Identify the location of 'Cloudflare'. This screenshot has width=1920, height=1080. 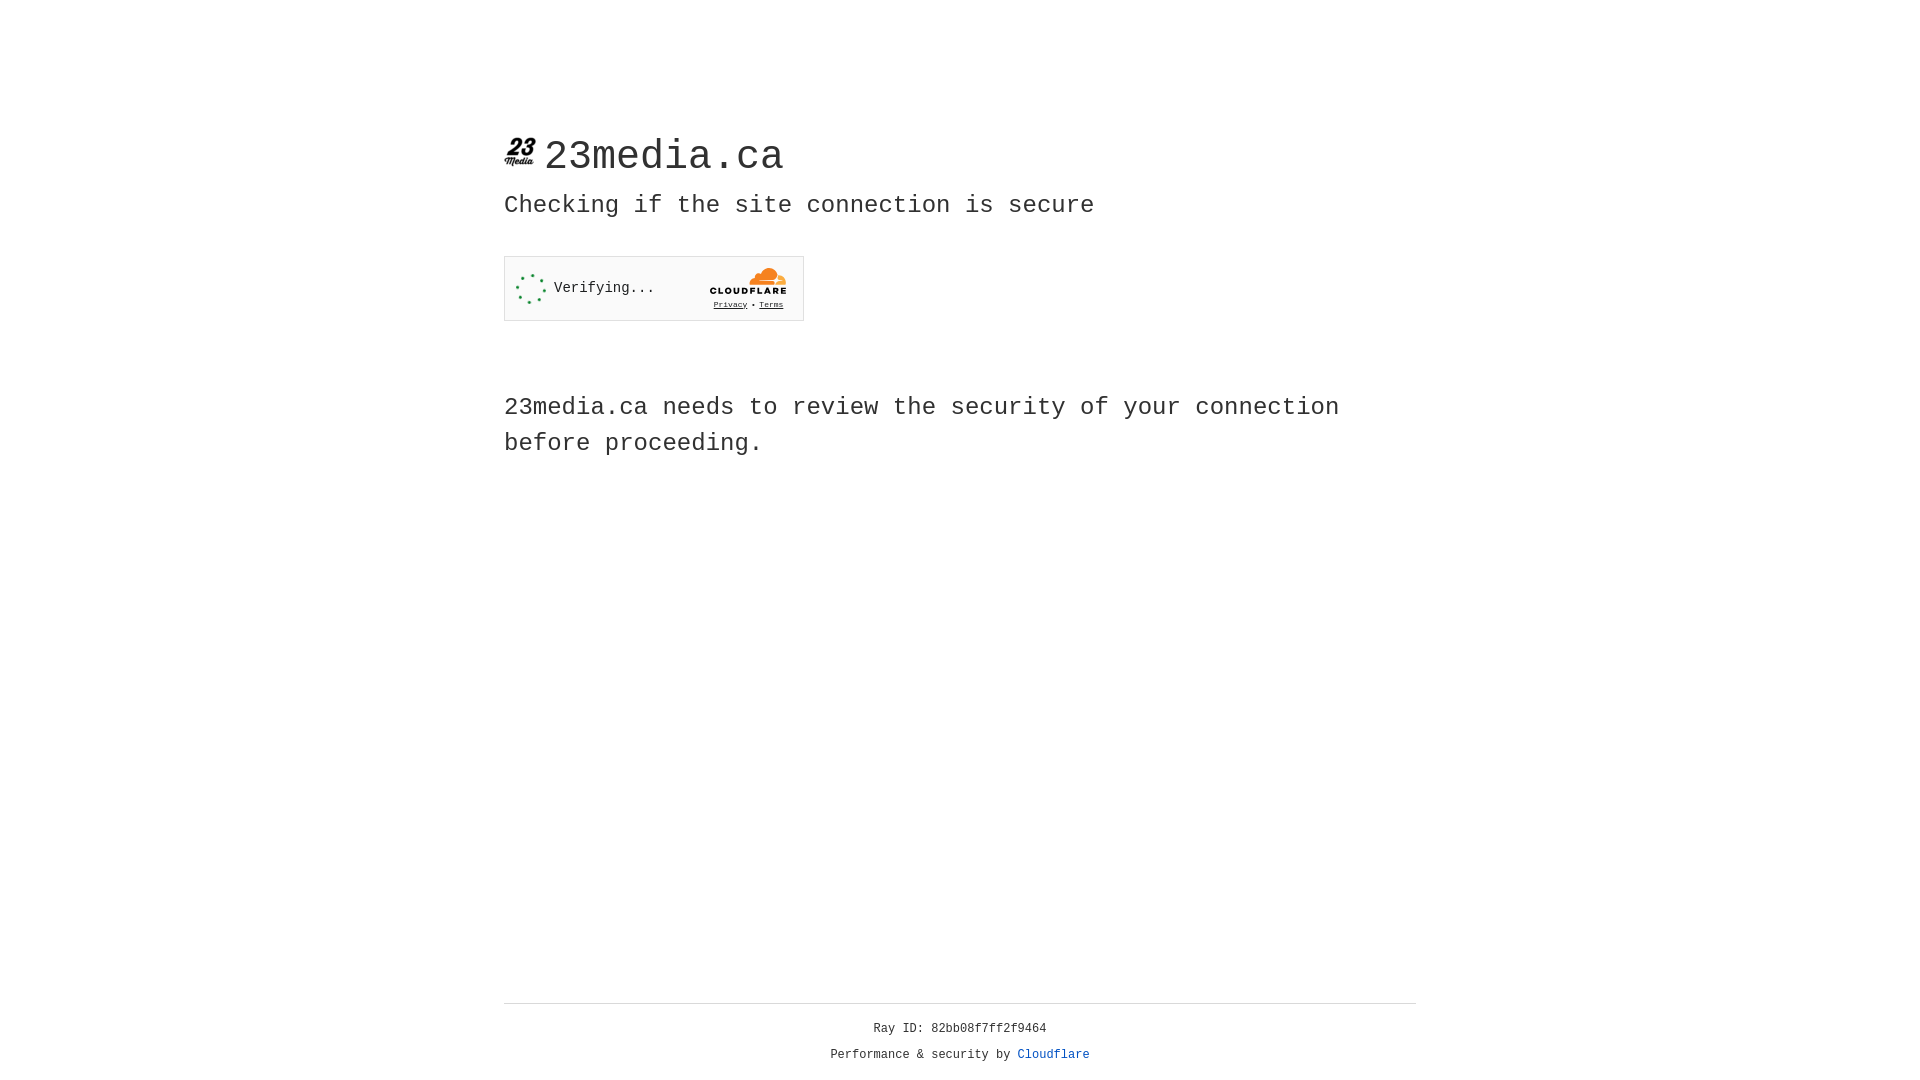
(1017, 1054).